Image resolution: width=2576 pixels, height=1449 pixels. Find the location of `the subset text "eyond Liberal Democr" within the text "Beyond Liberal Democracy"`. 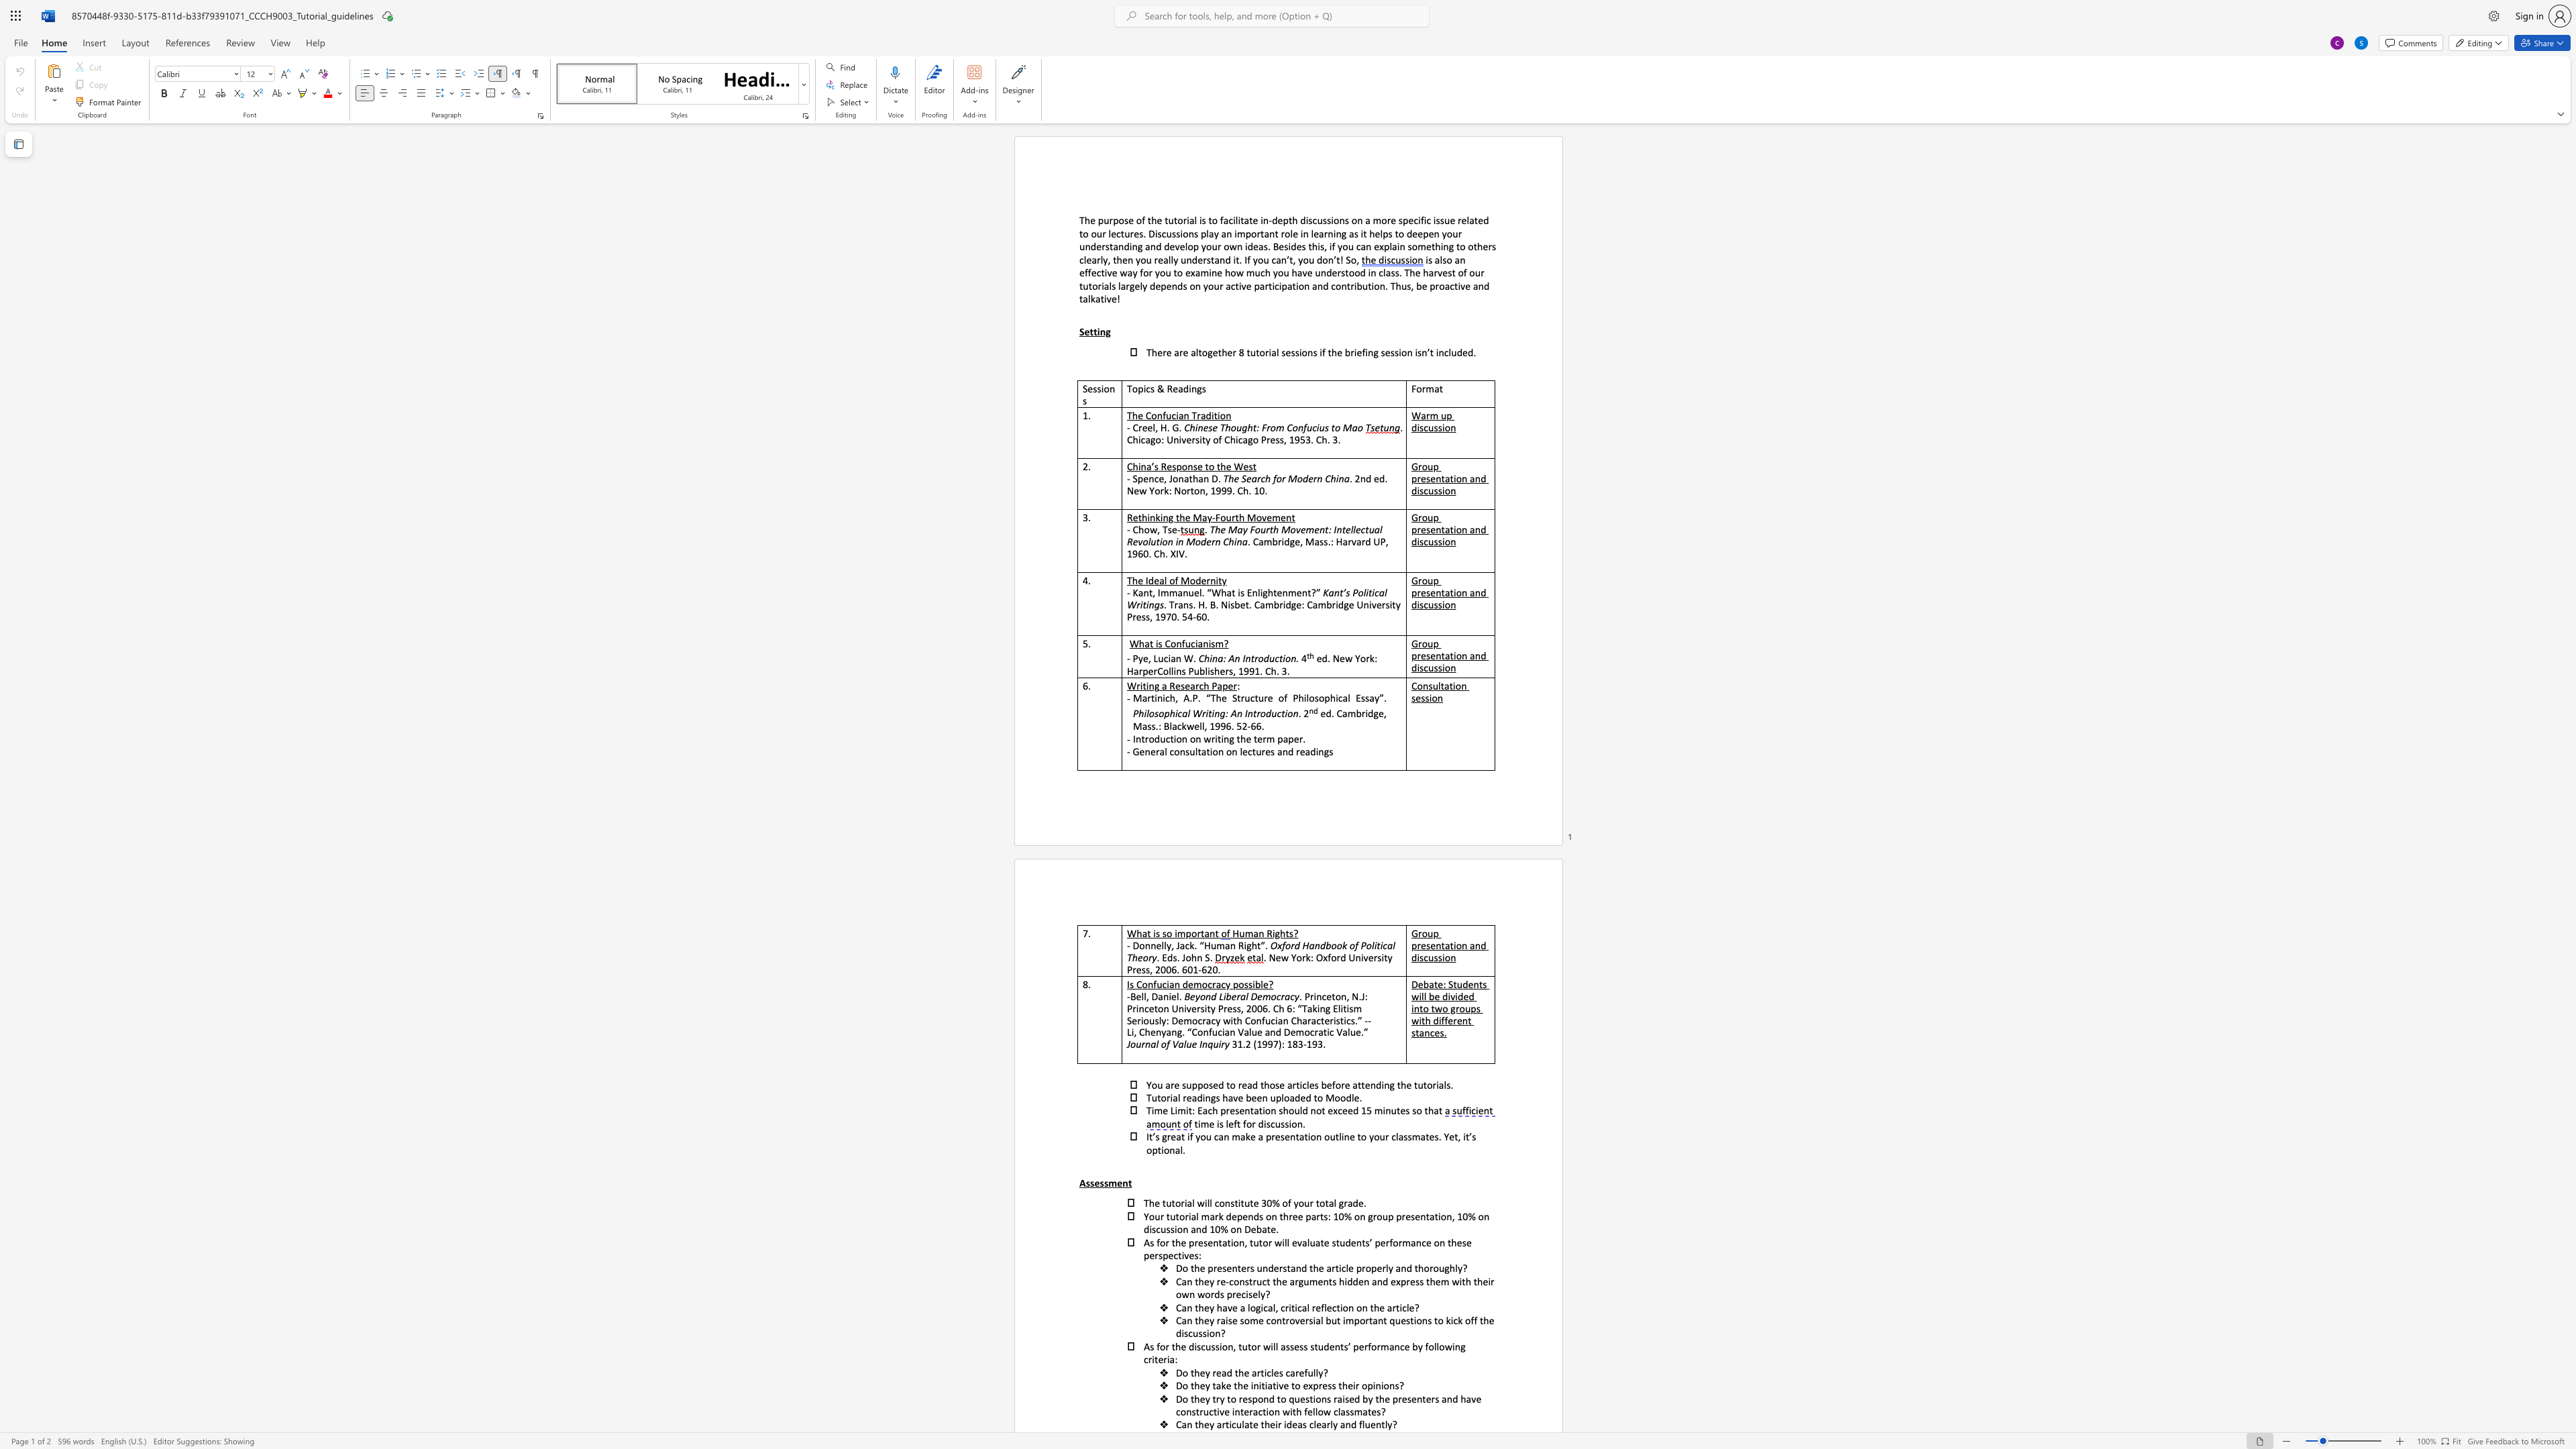

the subset text "eyond Liberal Democr" within the text "Beyond Liberal Democracy" is located at coordinates (1189, 996).